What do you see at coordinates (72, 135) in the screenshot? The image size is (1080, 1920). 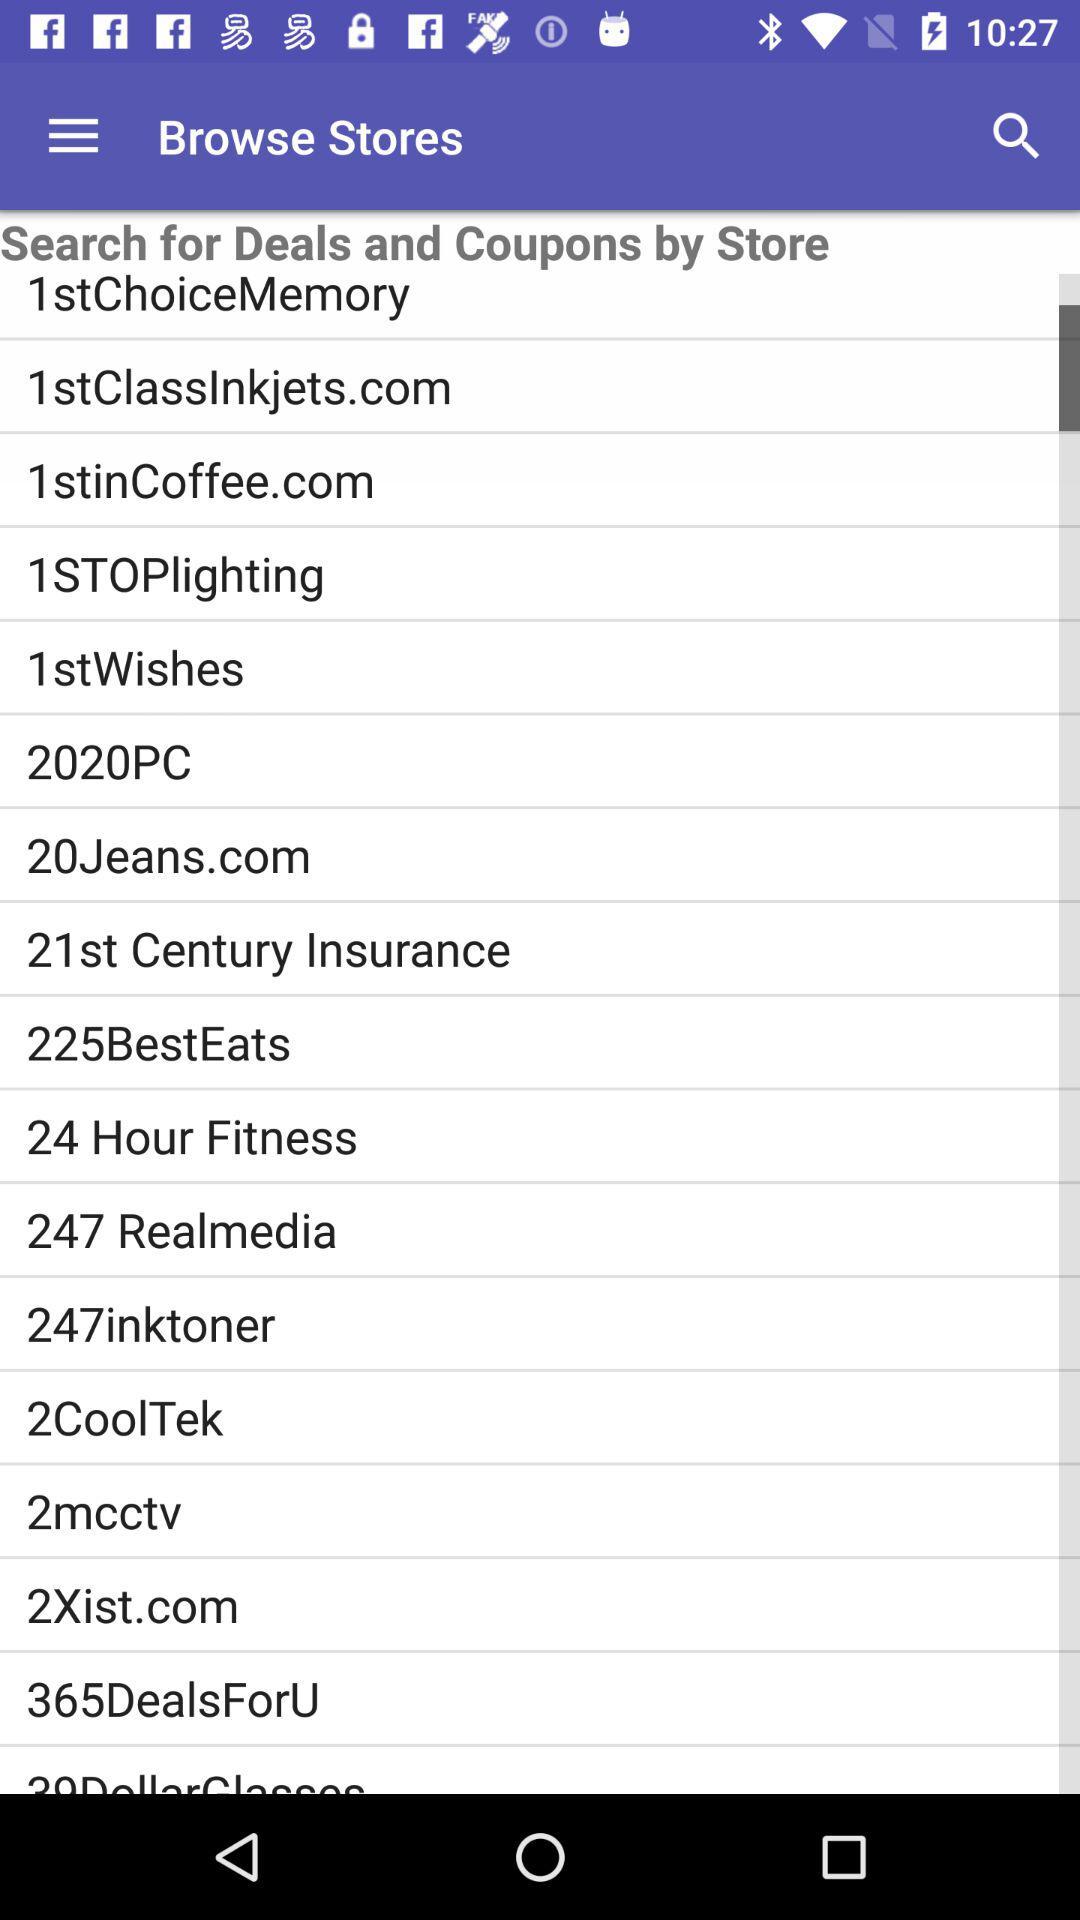 I see `browsestores` at bounding box center [72, 135].